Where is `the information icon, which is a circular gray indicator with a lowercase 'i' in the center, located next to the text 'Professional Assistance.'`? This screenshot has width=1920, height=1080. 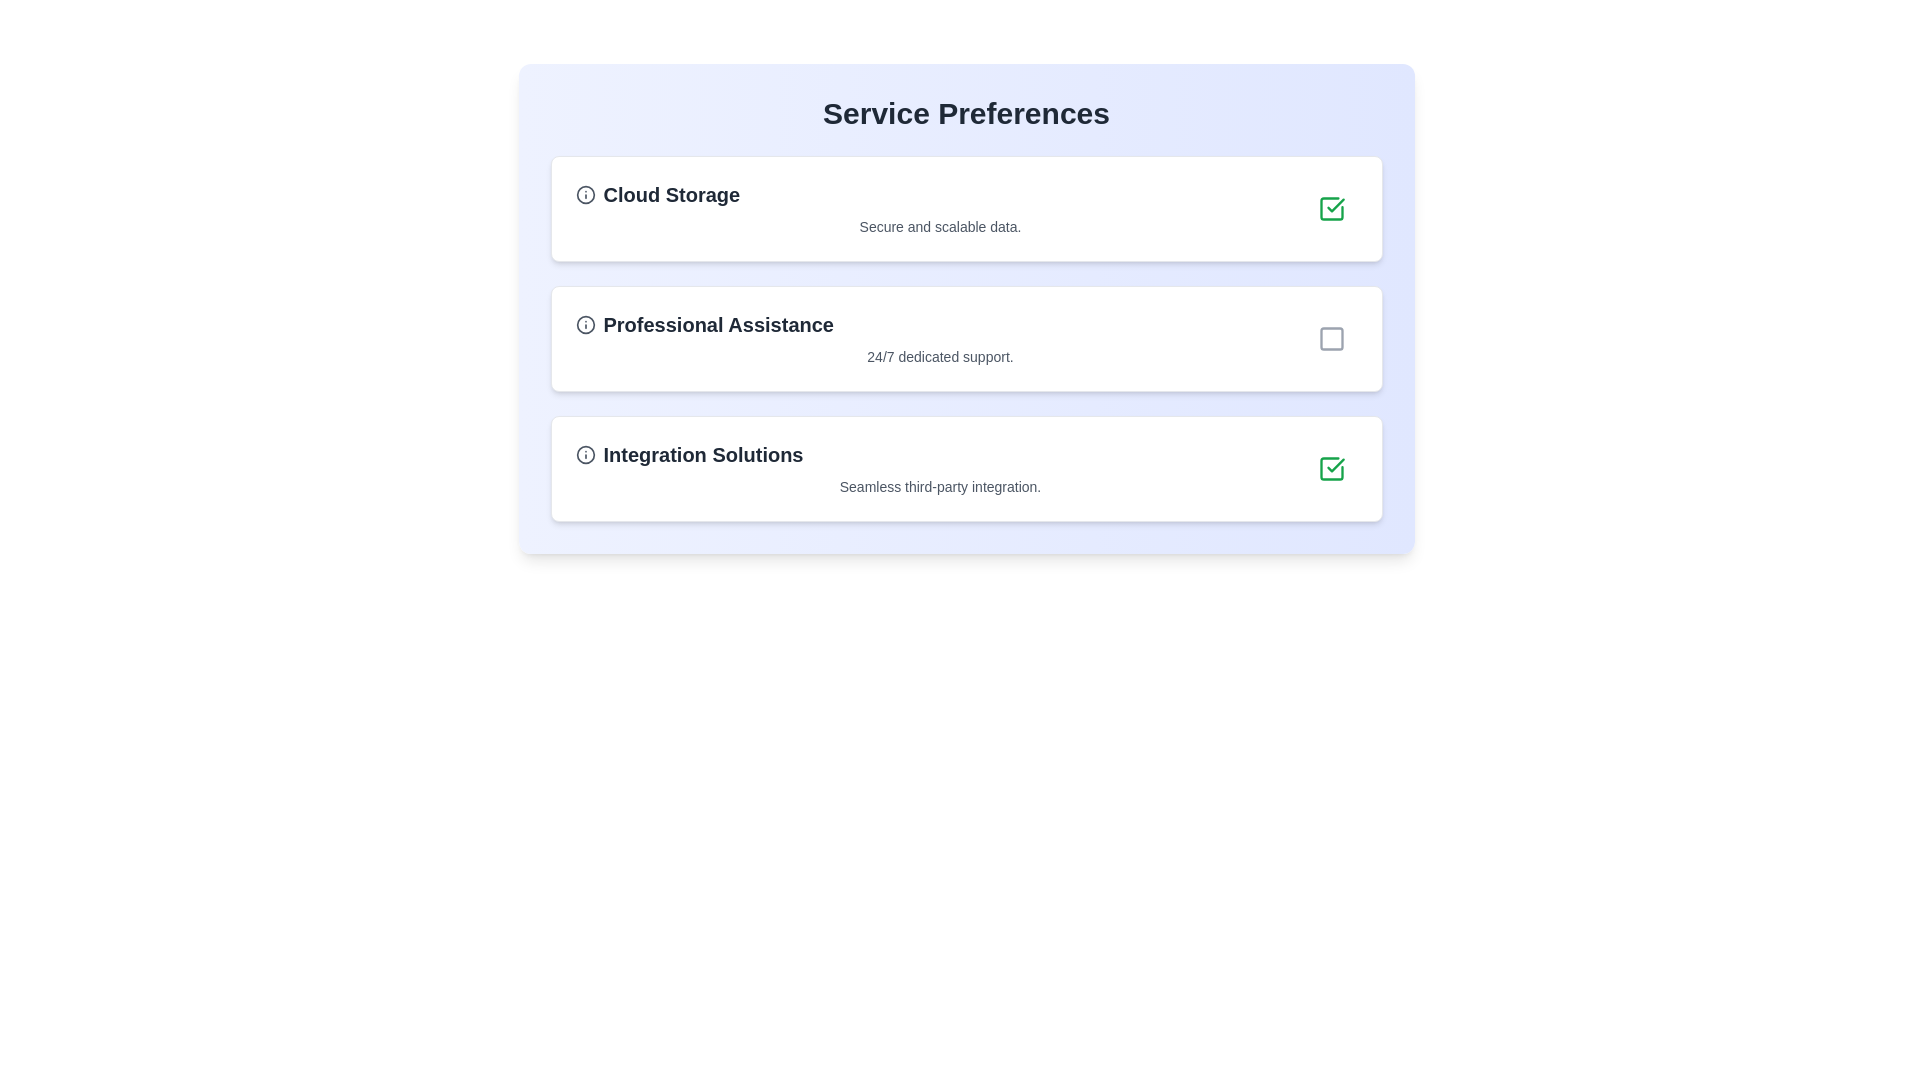 the information icon, which is a circular gray indicator with a lowercase 'i' in the center, located next to the text 'Professional Assistance.' is located at coordinates (584, 323).